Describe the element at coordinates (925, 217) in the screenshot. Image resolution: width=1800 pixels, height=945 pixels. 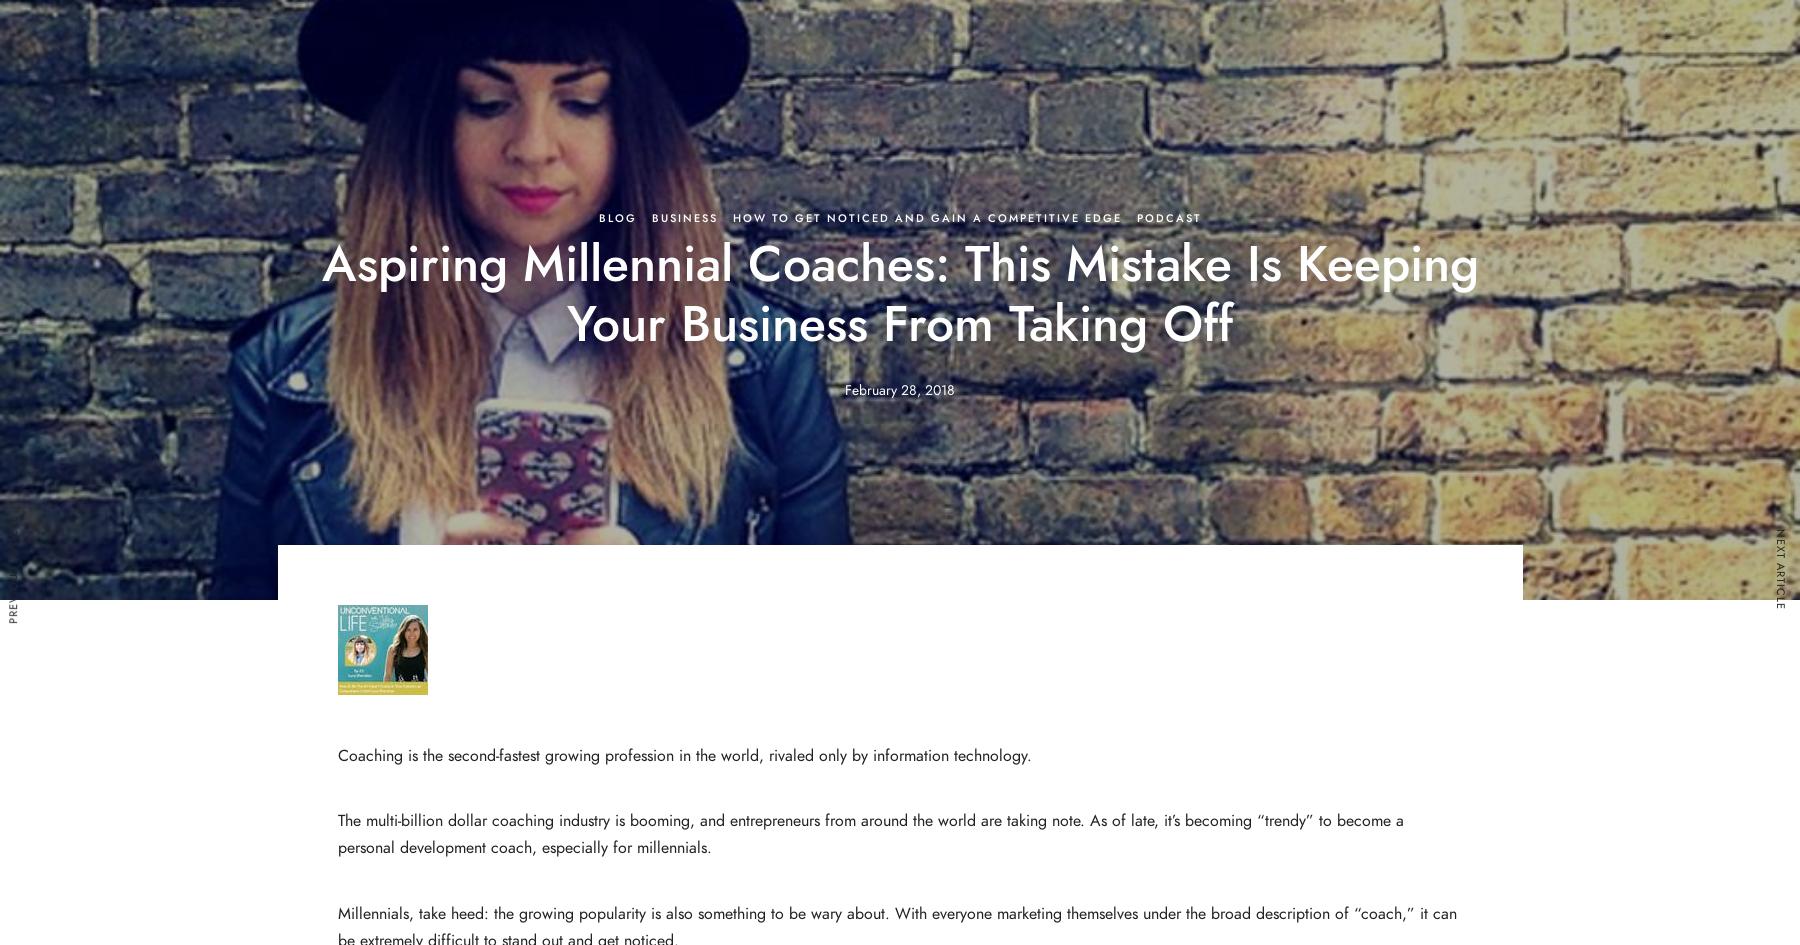
I see `'How To Get Noticed And Gain A Competitive Edge'` at that location.